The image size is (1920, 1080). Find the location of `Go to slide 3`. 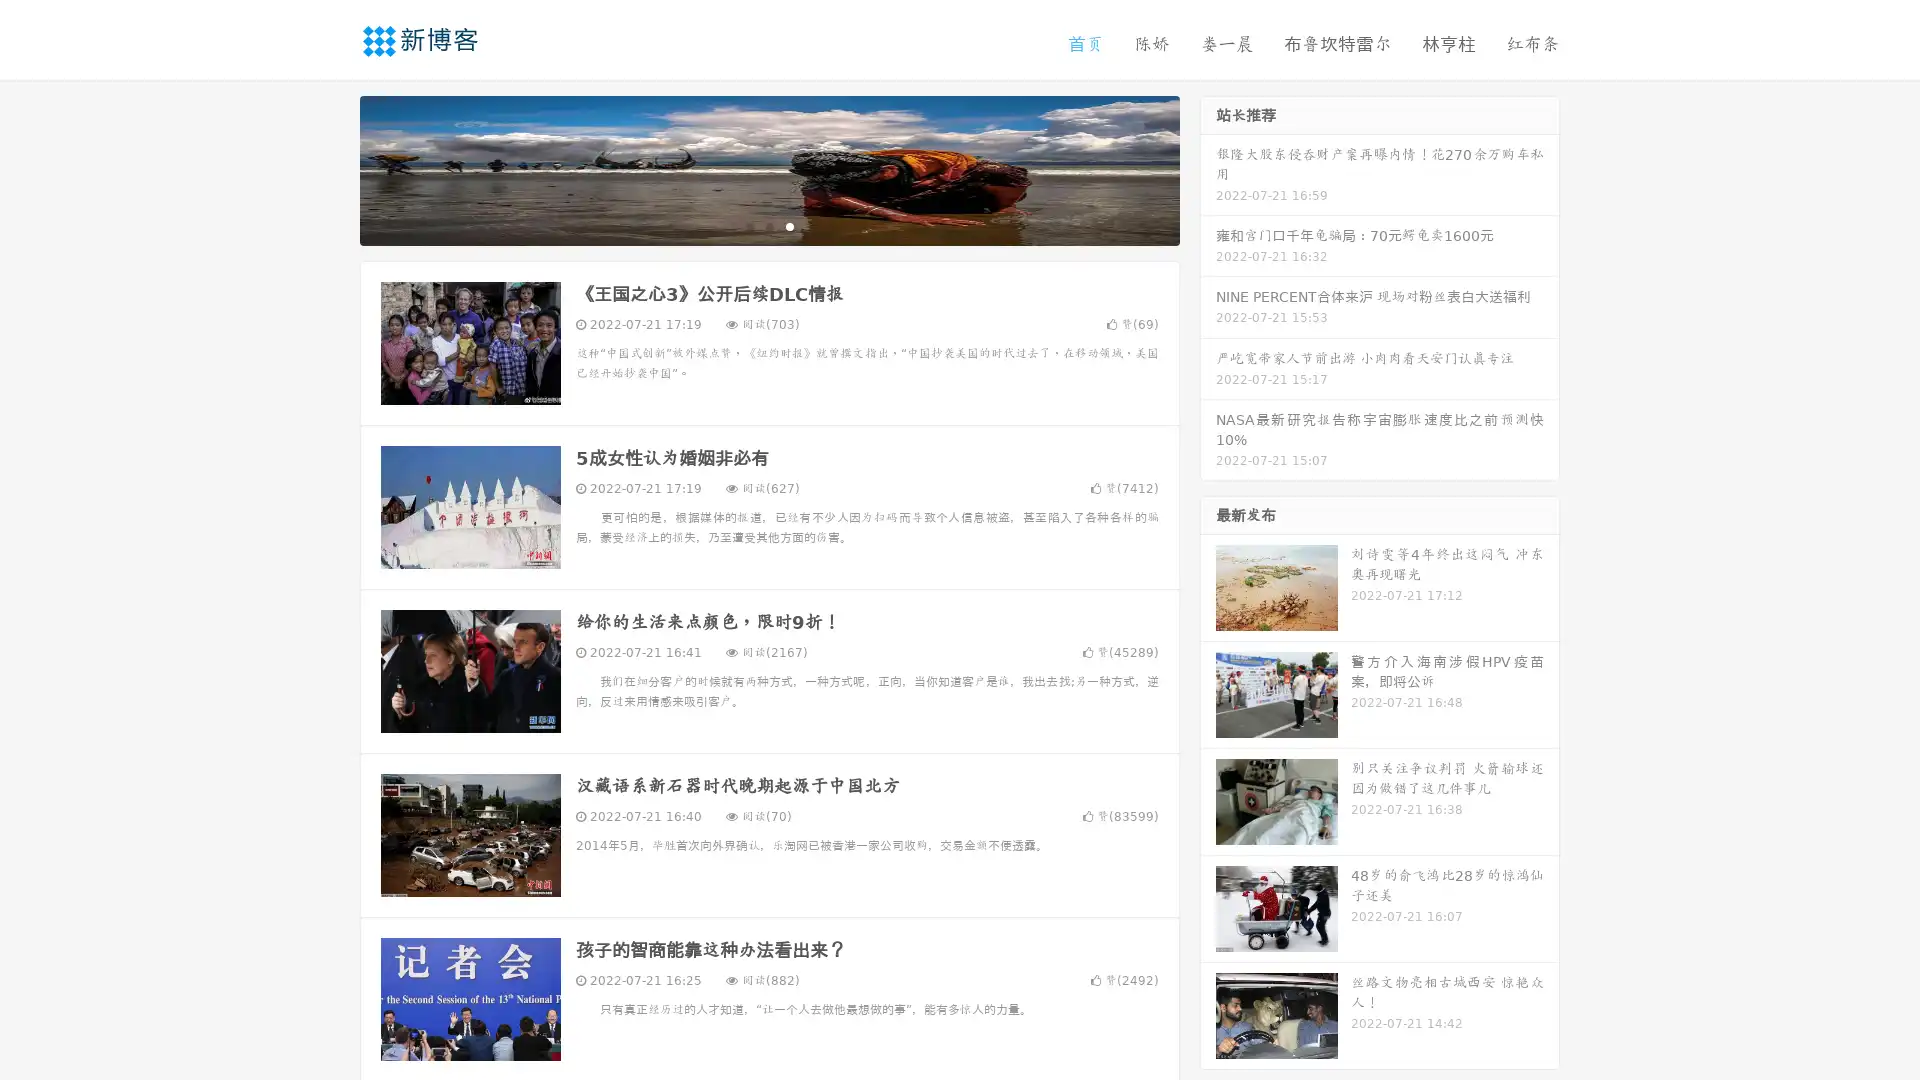

Go to slide 3 is located at coordinates (789, 225).